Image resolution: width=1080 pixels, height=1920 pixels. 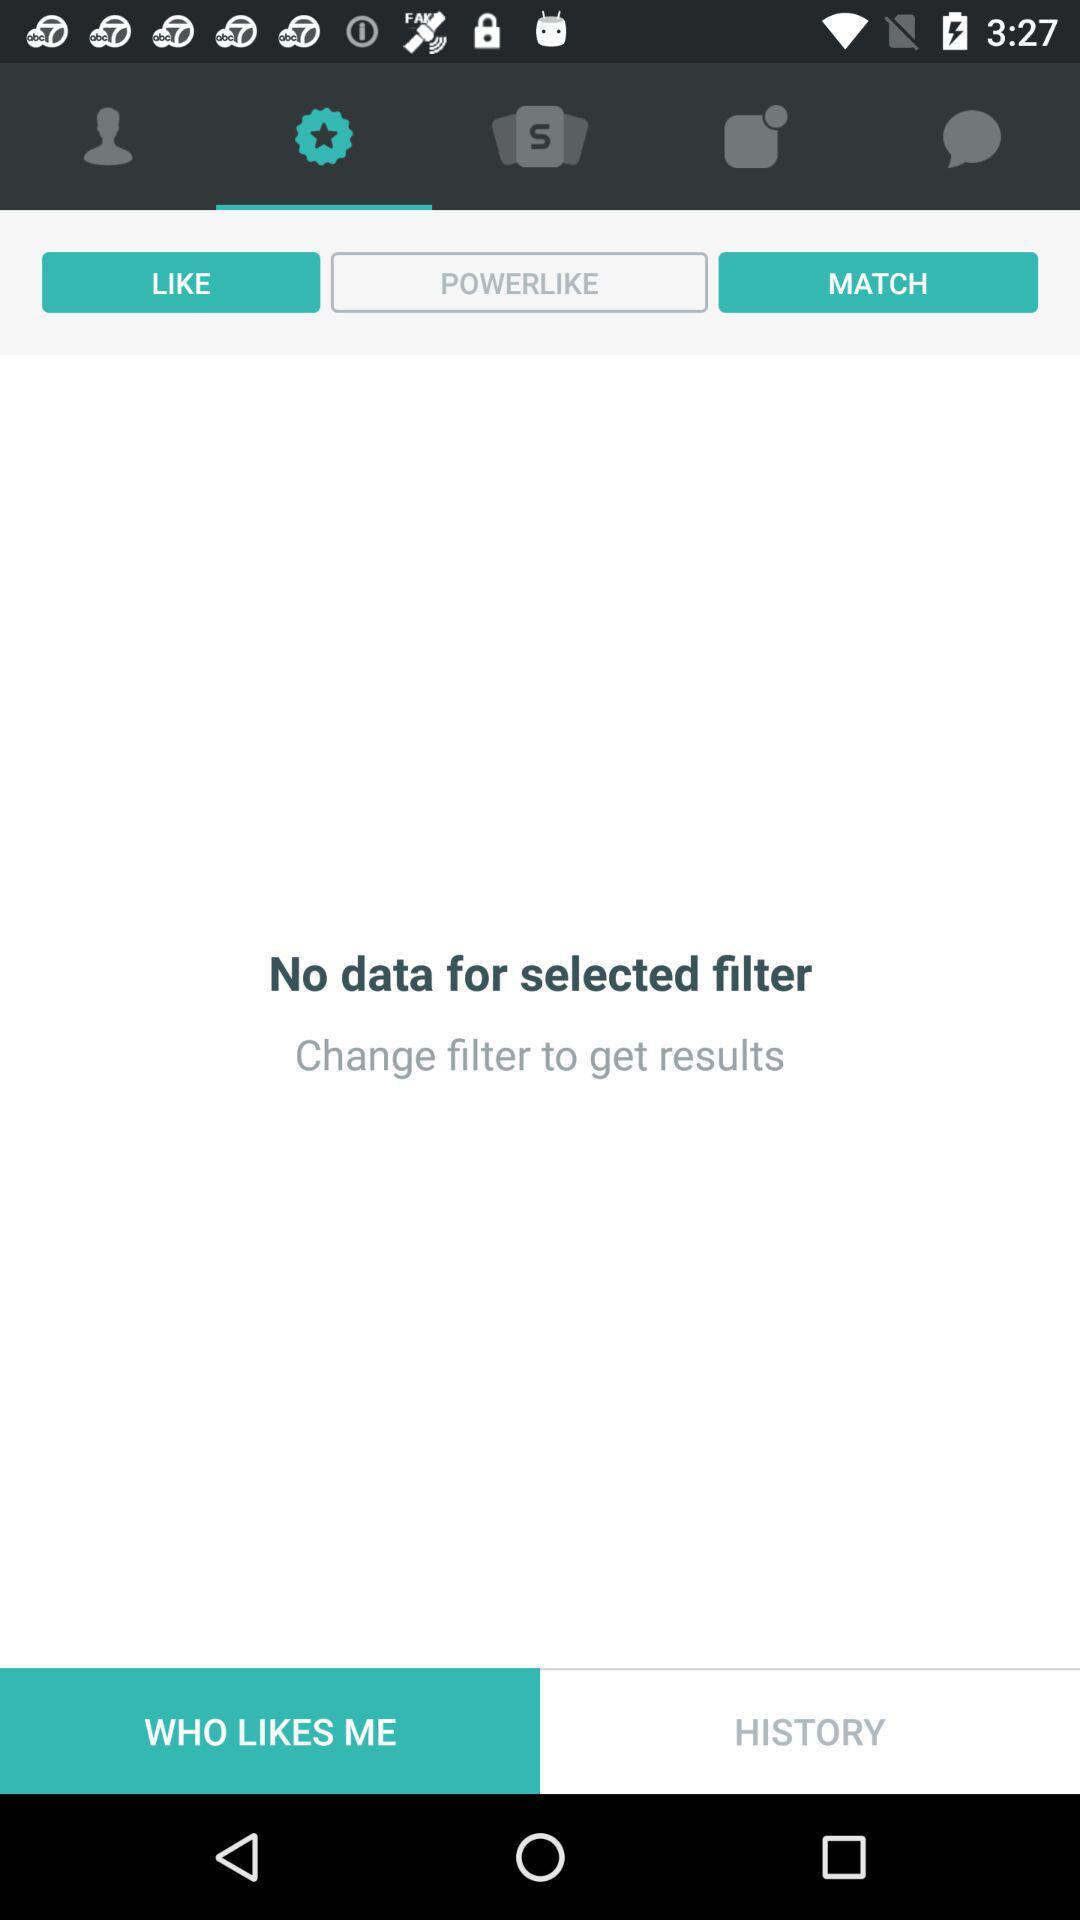 What do you see at coordinates (270, 1730) in the screenshot?
I see `item to the left of the history` at bounding box center [270, 1730].